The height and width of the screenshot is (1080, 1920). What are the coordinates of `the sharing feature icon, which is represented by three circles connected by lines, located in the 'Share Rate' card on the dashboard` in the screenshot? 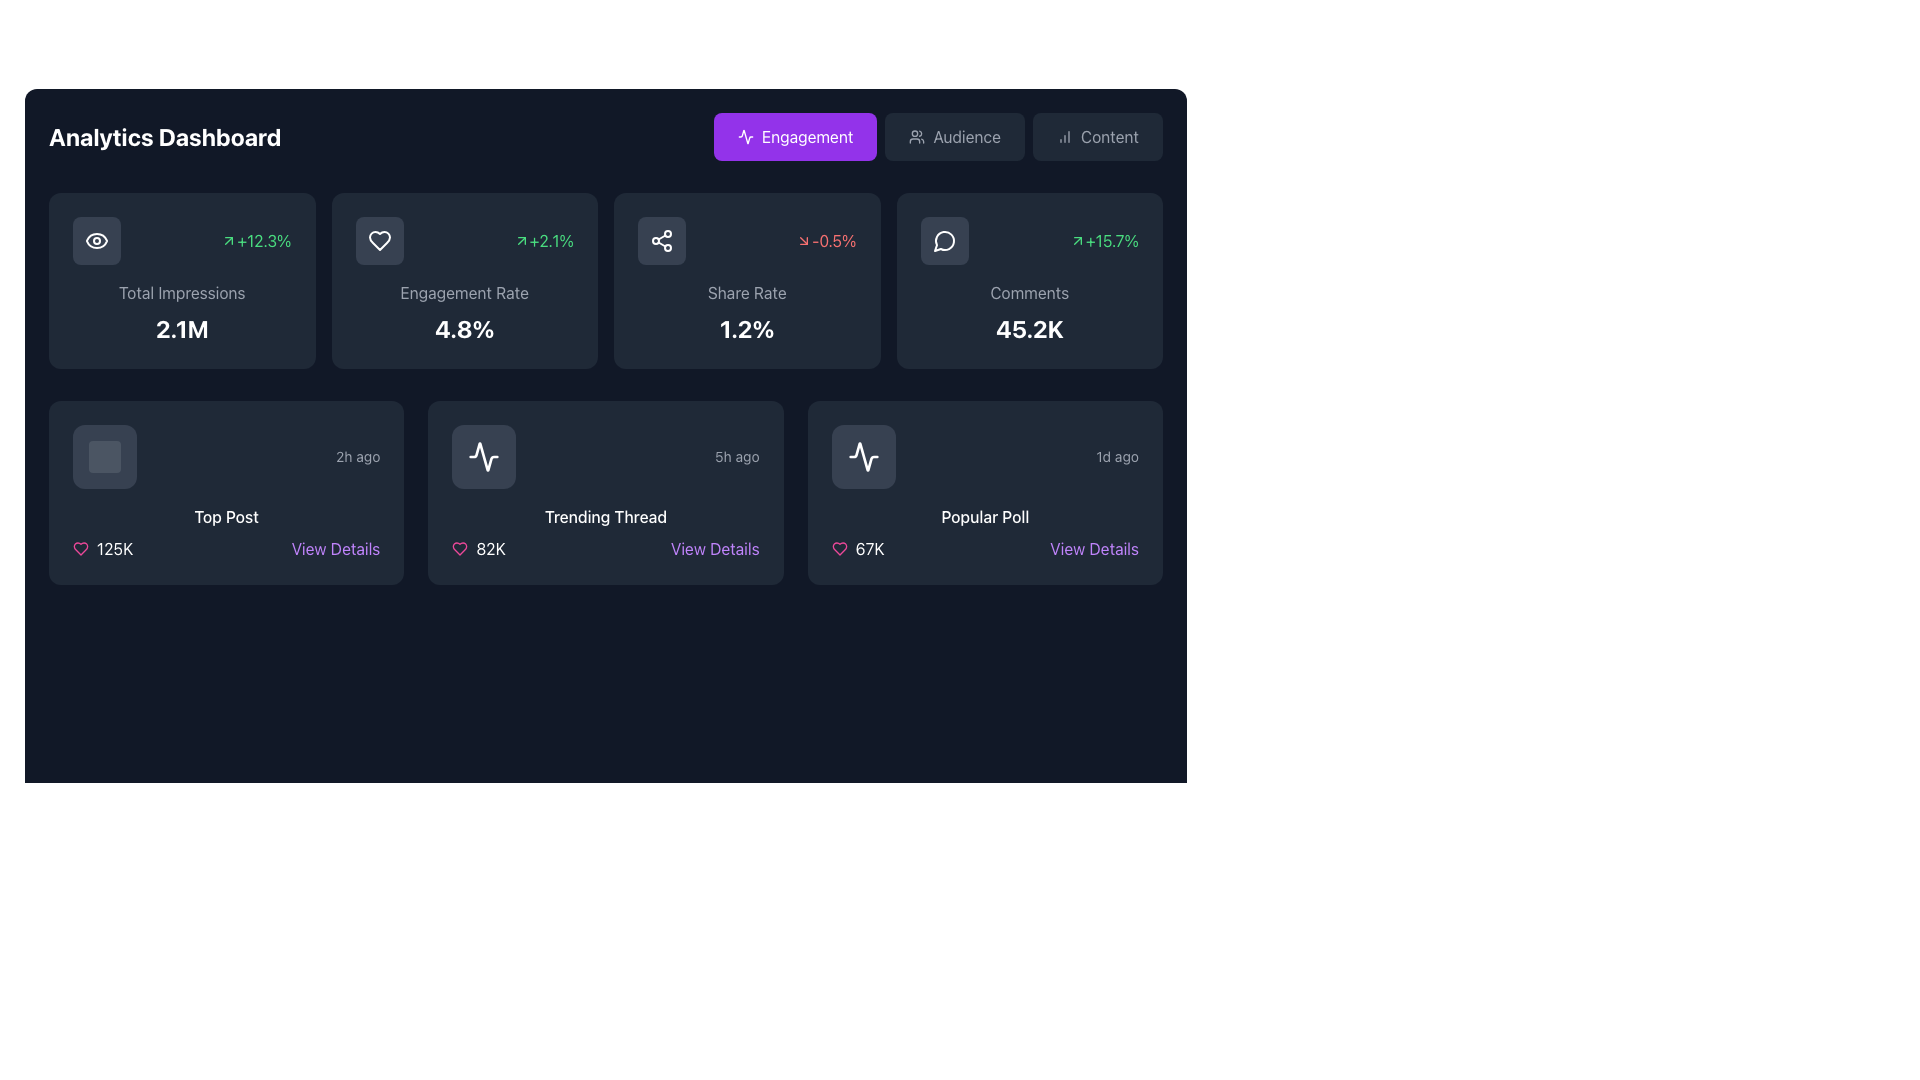 It's located at (662, 239).